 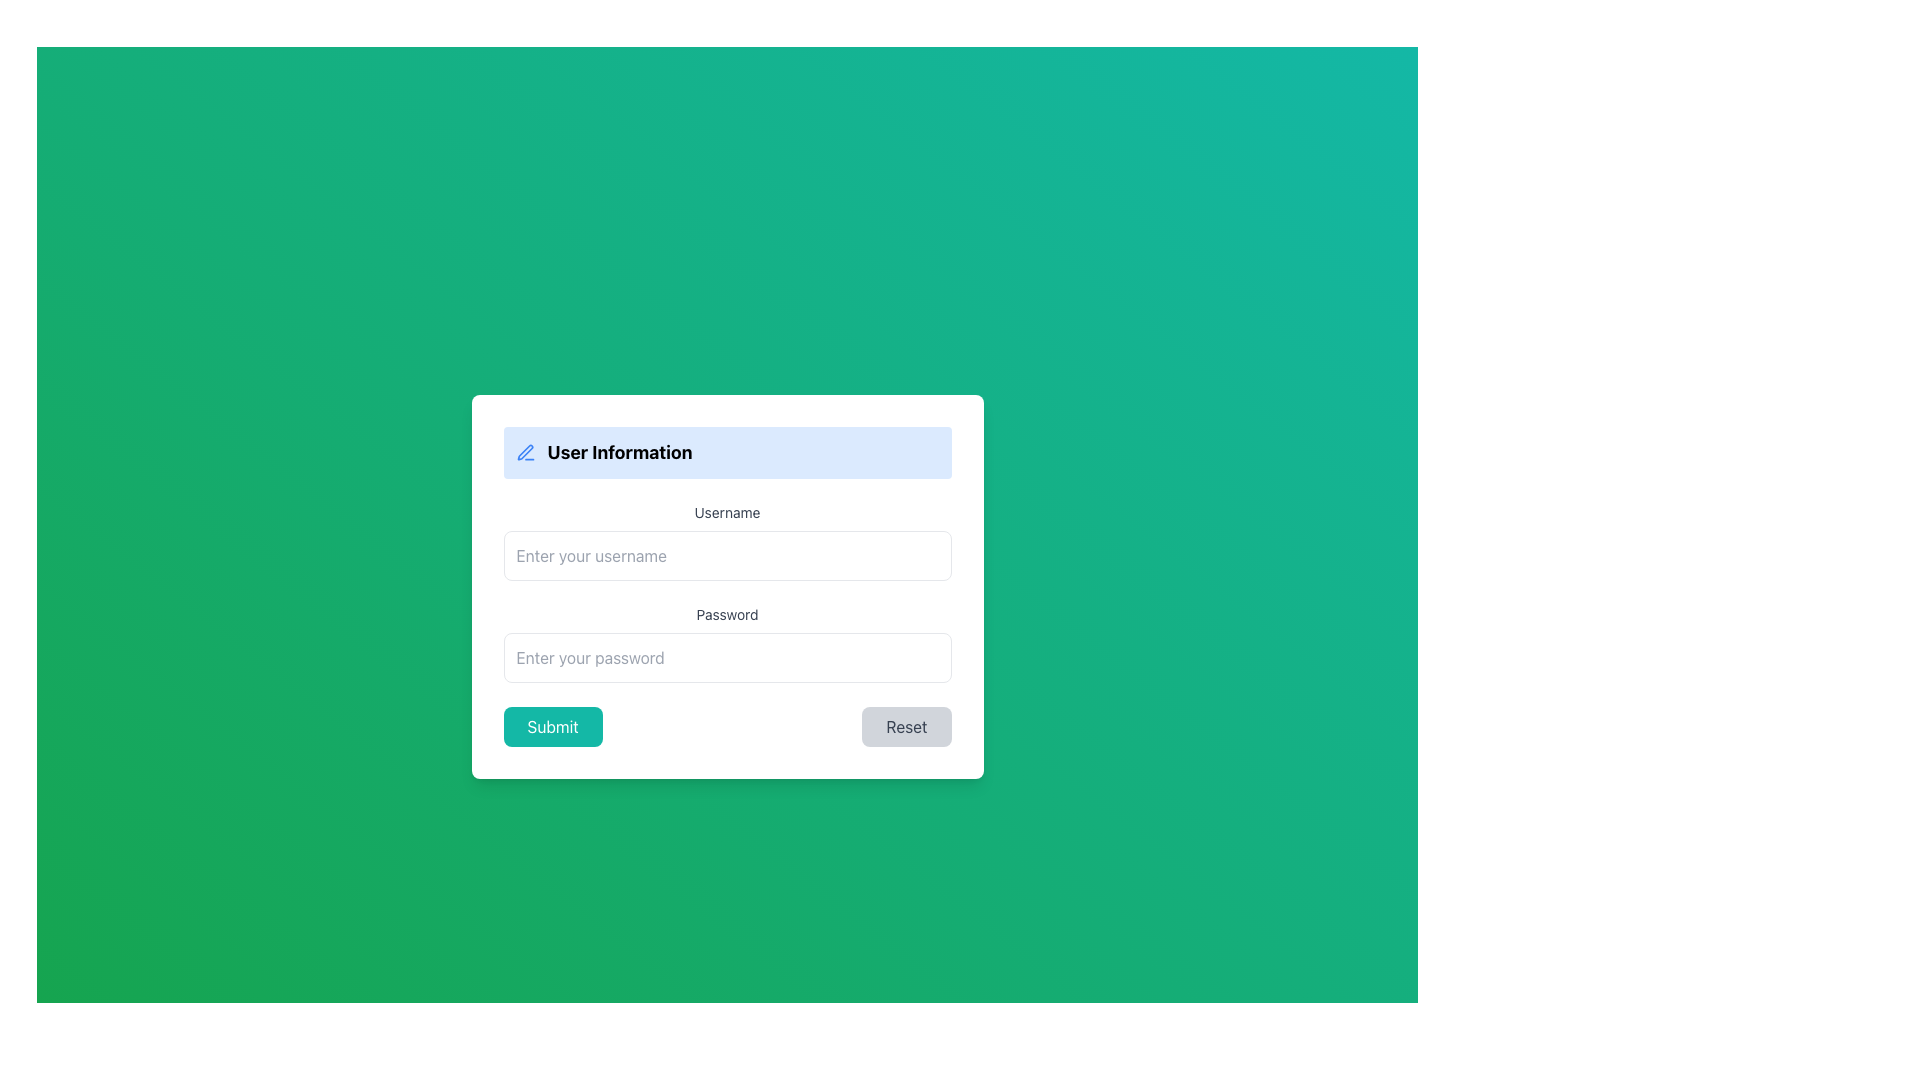 What do you see at coordinates (726, 658) in the screenshot?
I see `the Password Input Field located within the 'User Information' form to focus on it` at bounding box center [726, 658].